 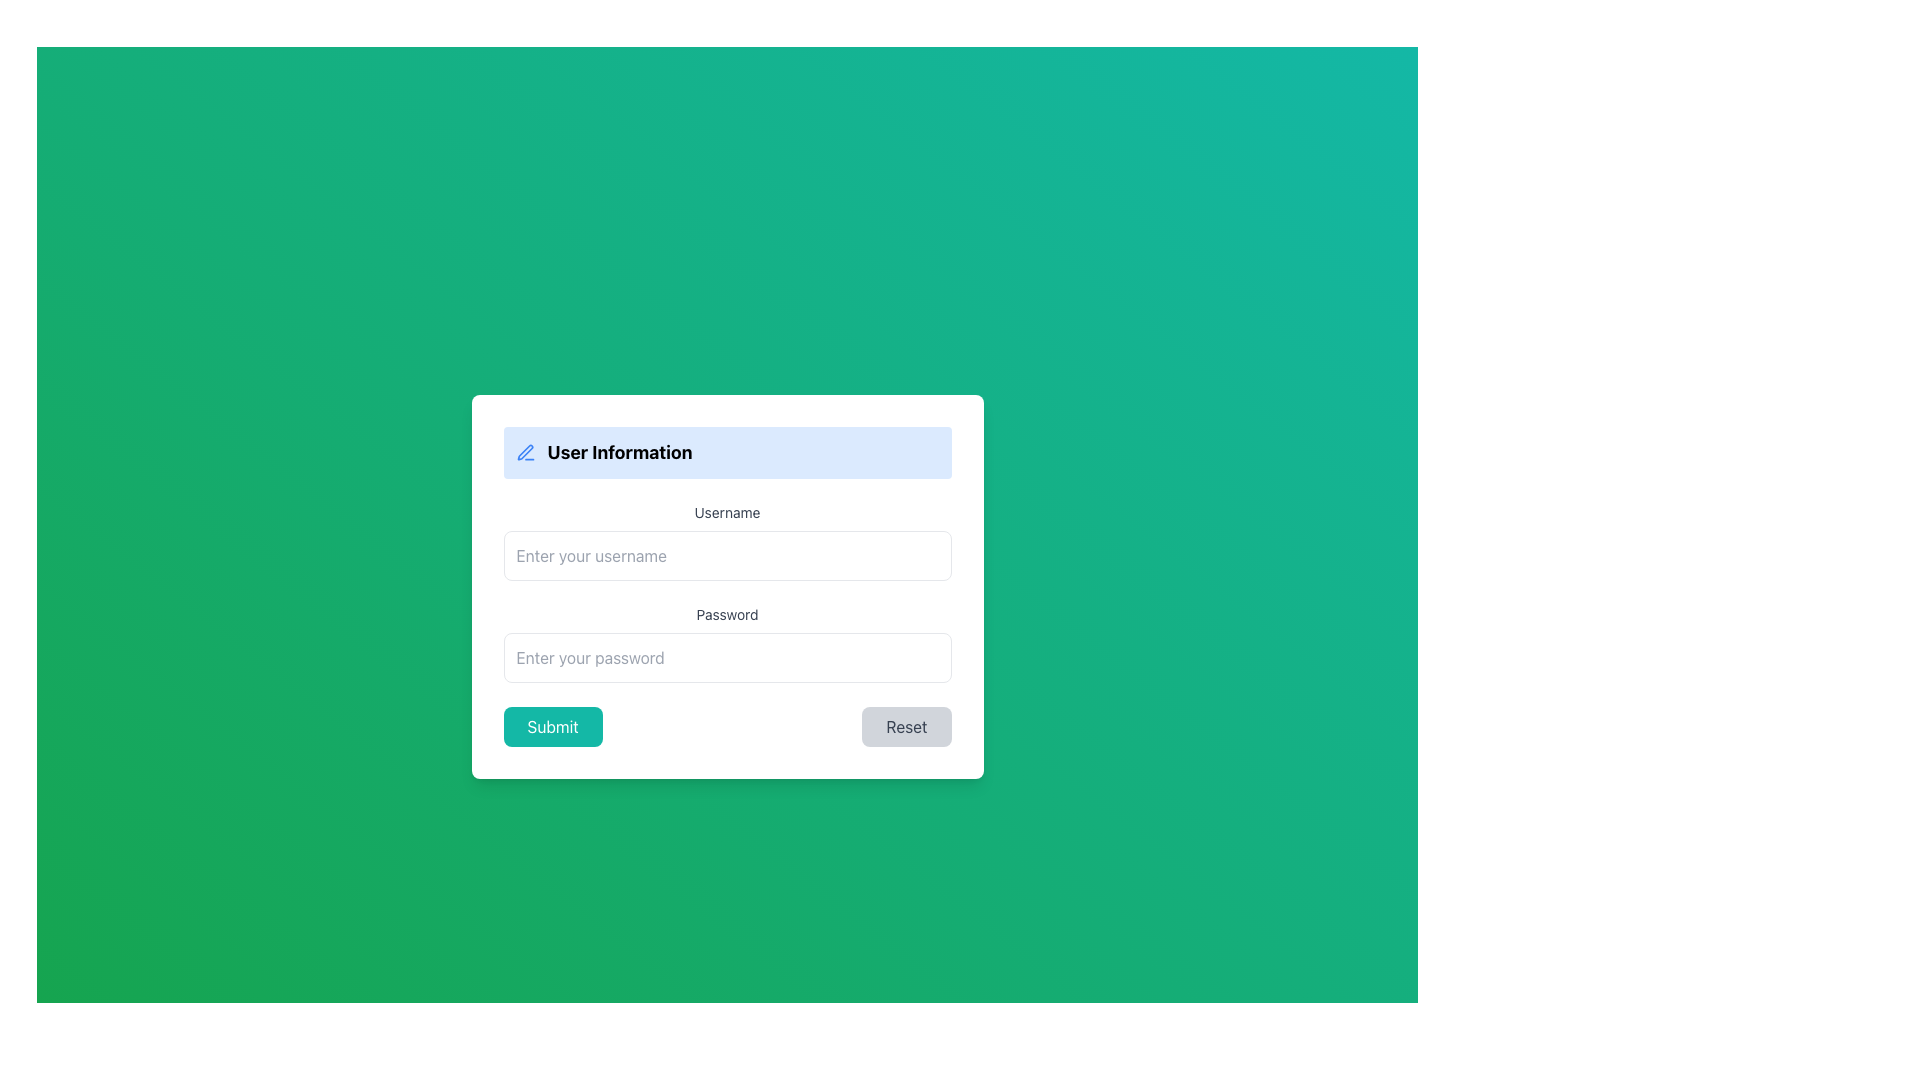 What do you see at coordinates (726, 658) in the screenshot?
I see `the Password Input Field located within the 'User Information' form to focus on it` at bounding box center [726, 658].